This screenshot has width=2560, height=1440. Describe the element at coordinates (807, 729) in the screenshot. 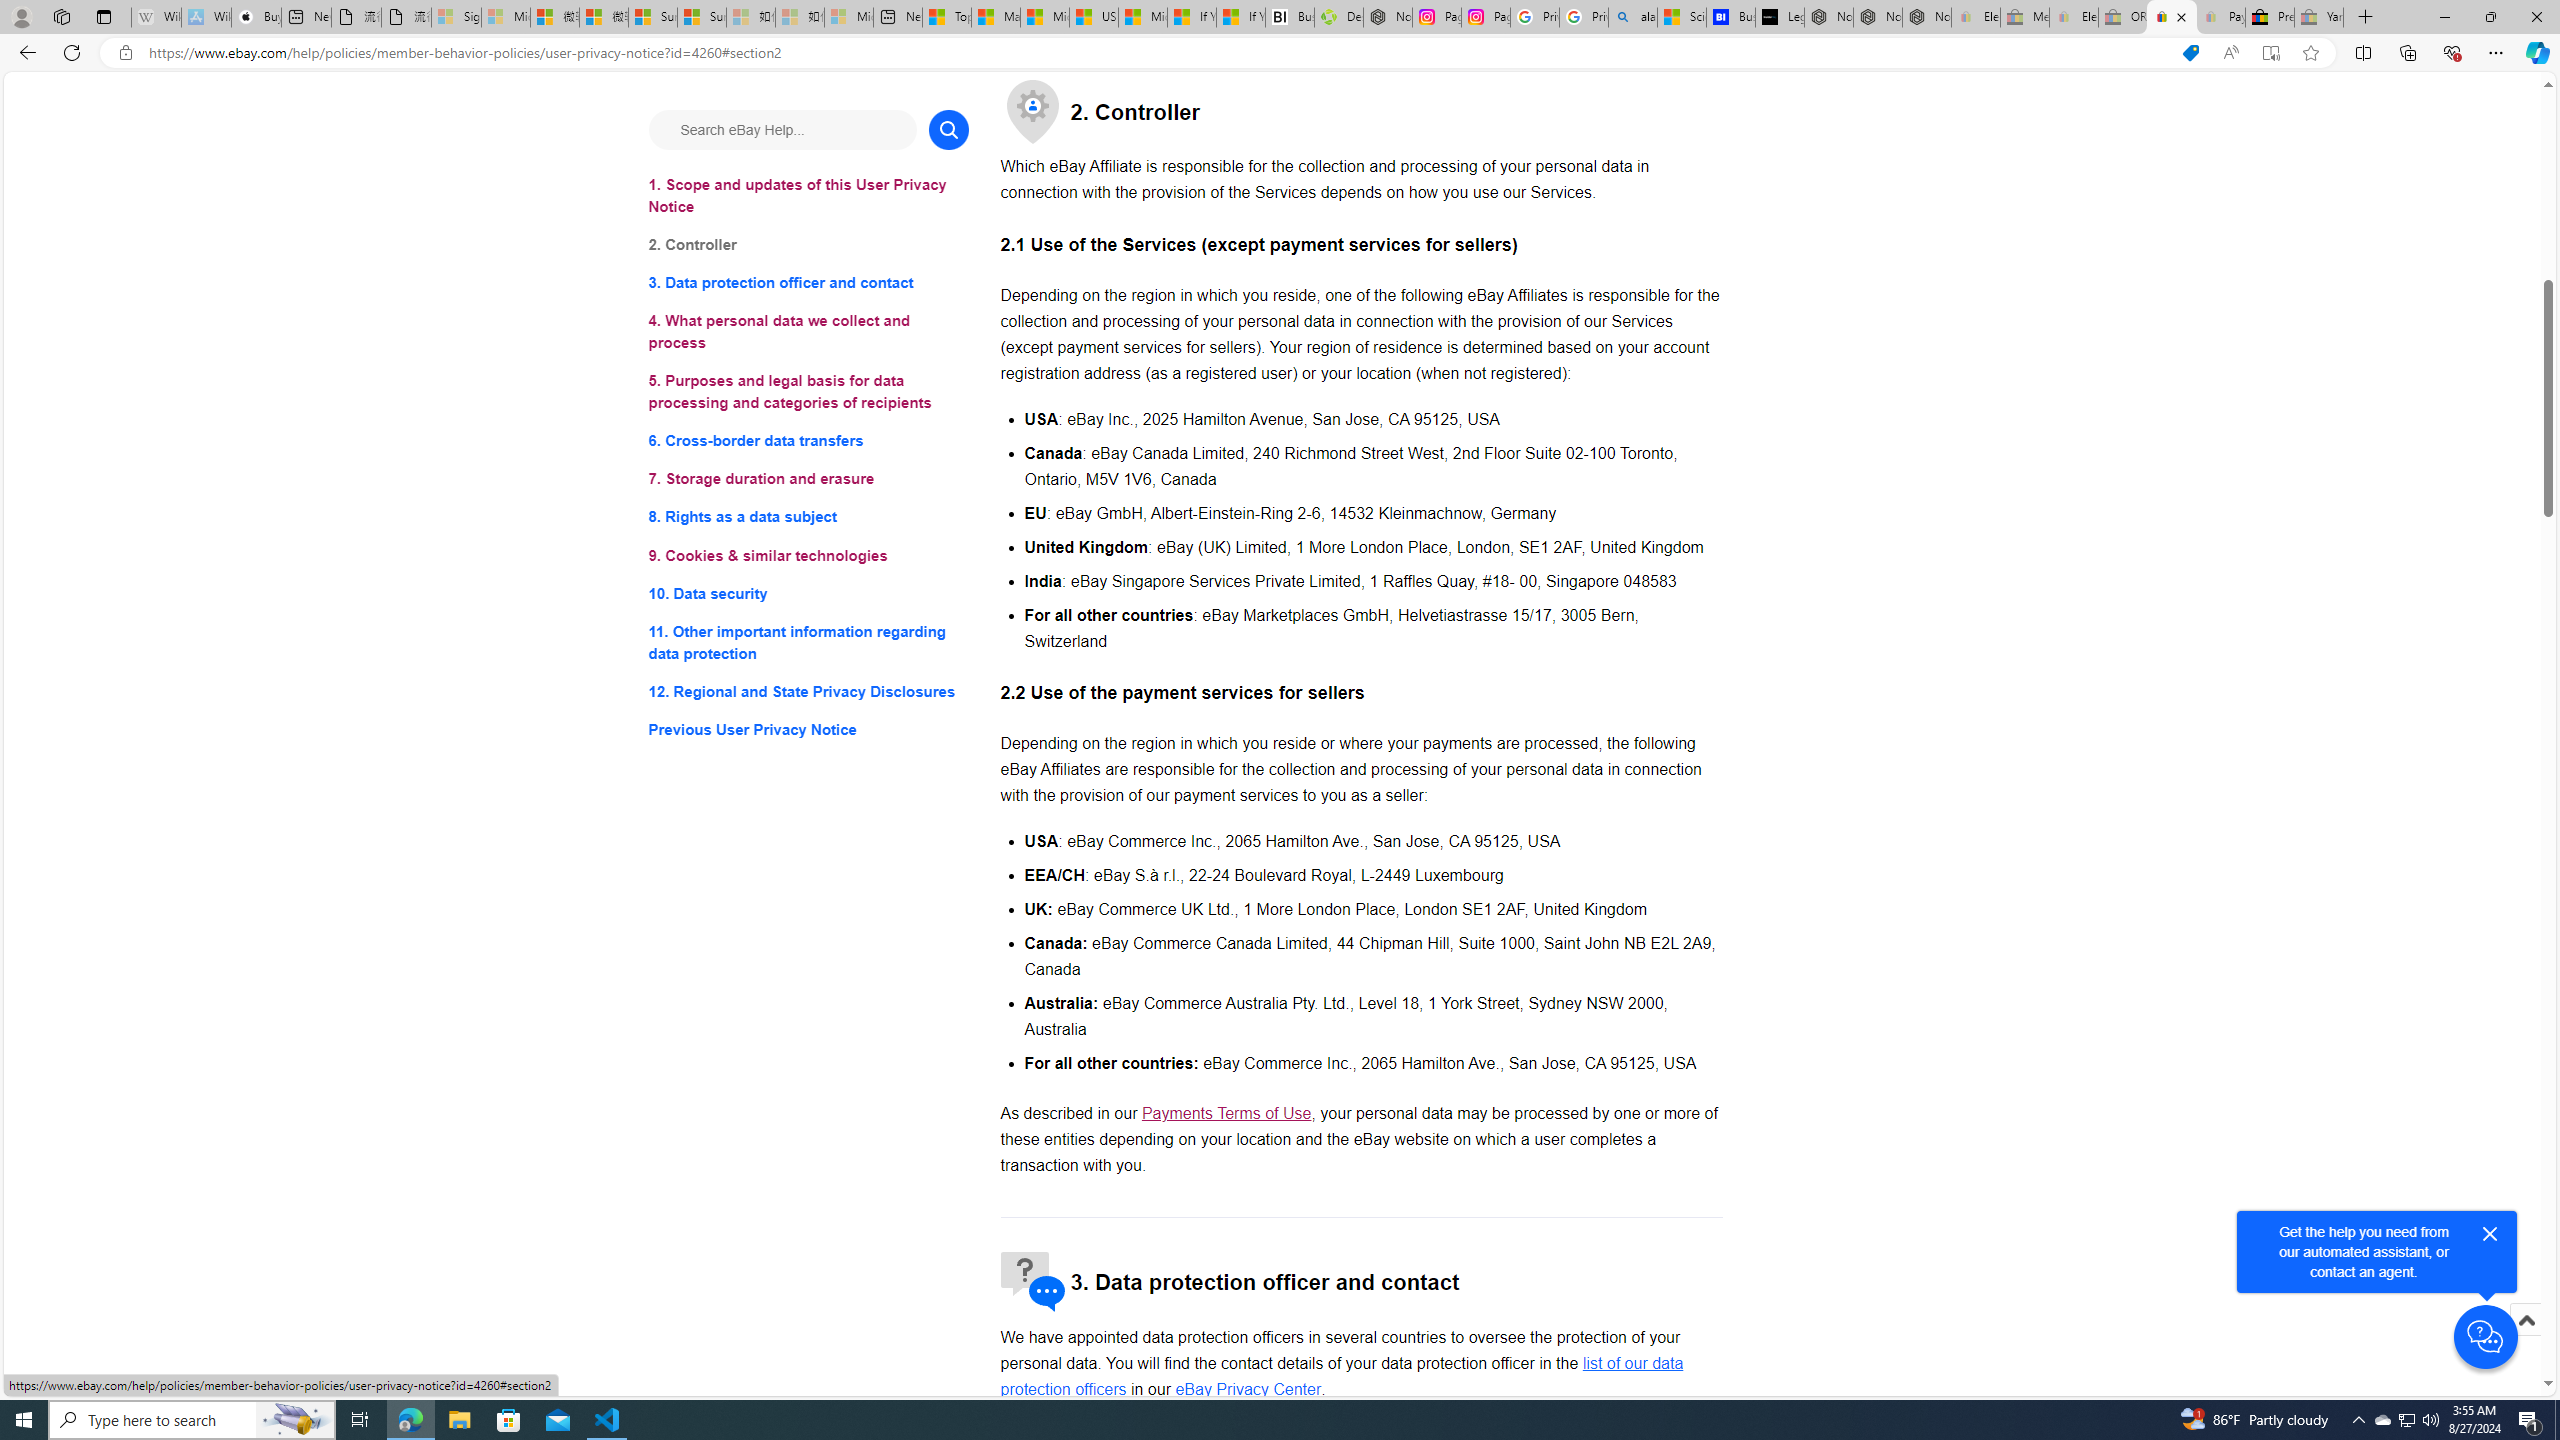

I see `'Previous User Privacy Notice'` at that location.